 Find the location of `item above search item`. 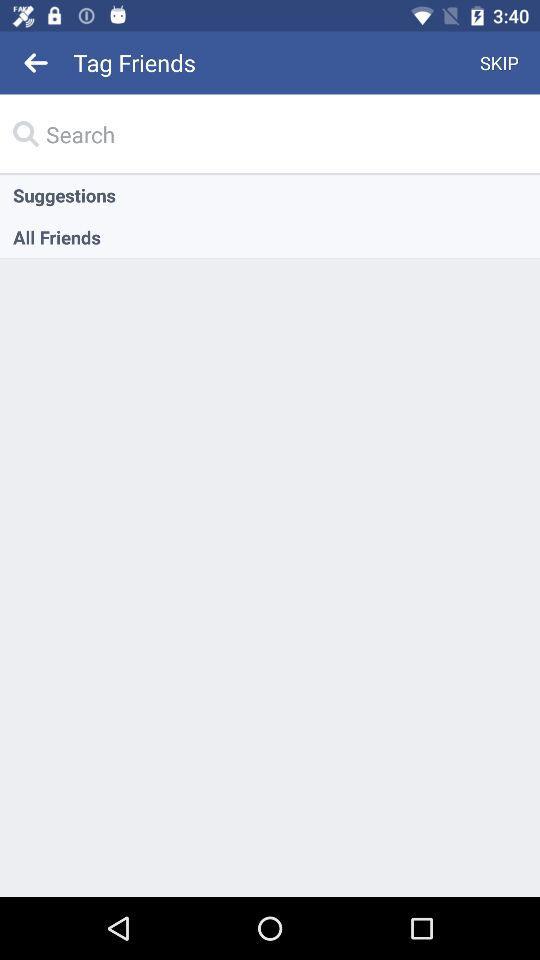

item above search item is located at coordinates (498, 62).